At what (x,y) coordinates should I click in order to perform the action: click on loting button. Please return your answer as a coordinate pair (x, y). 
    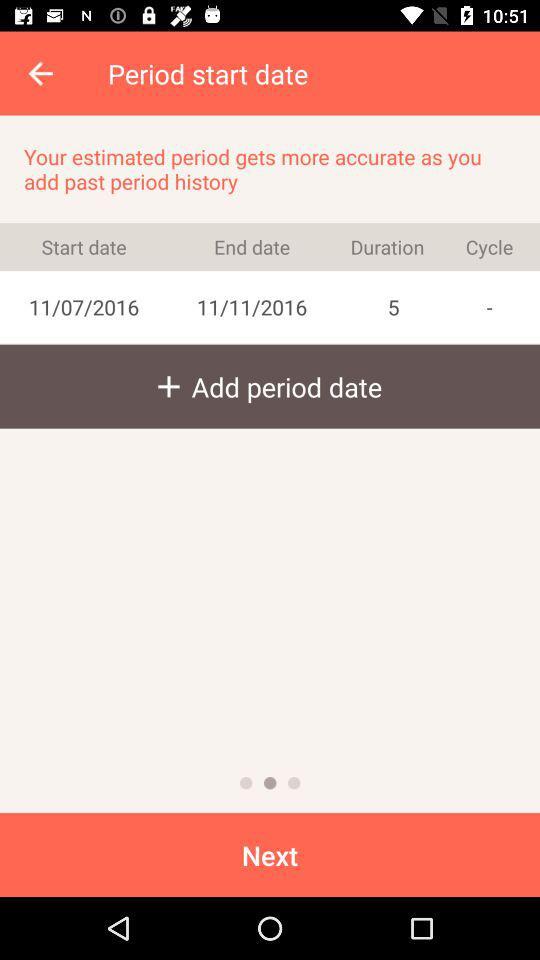
    Looking at the image, I should click on (293, 783).